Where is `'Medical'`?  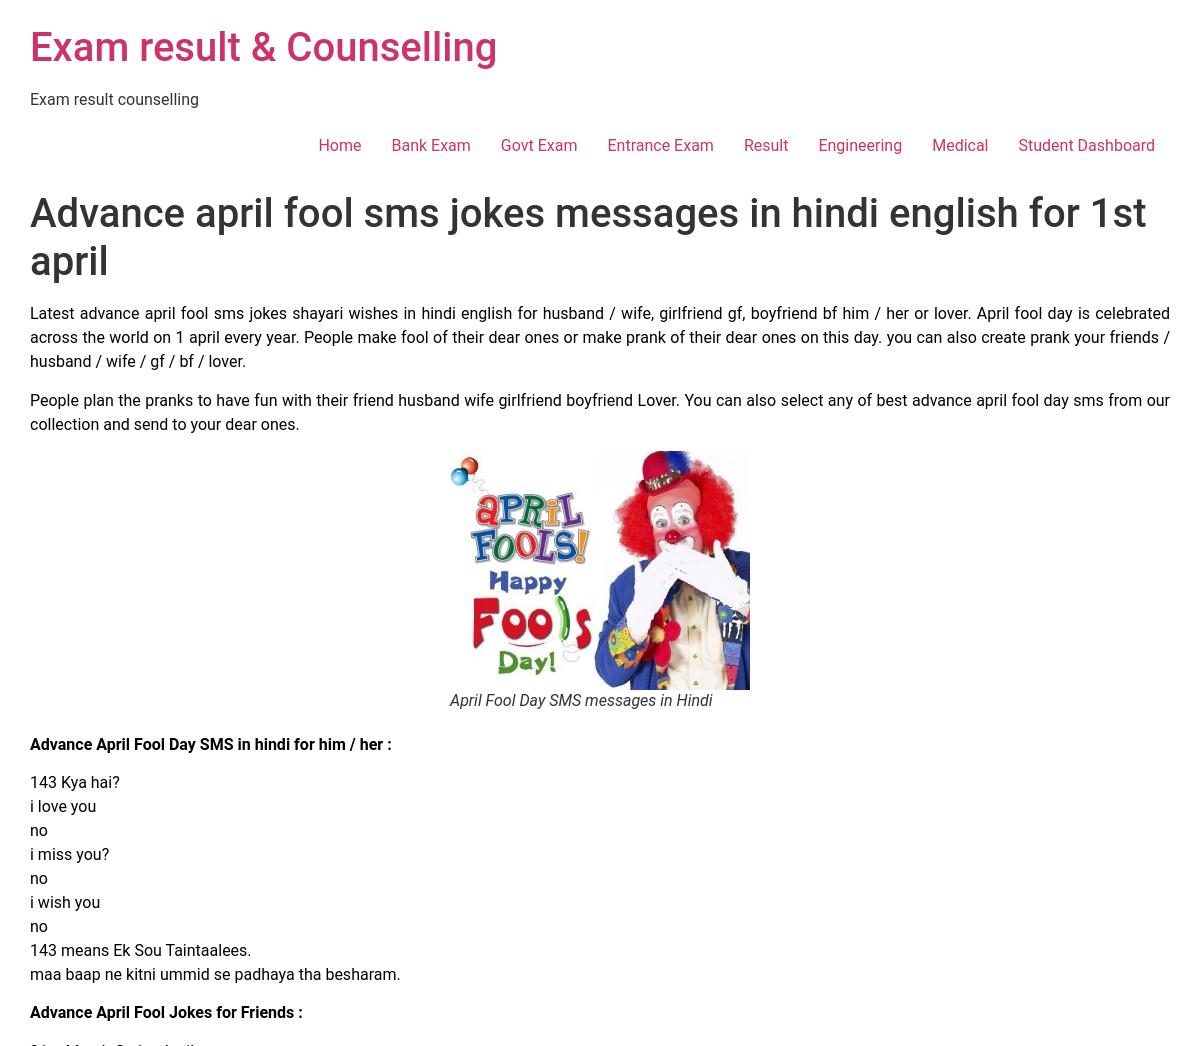 'Medical' is located at coordinates (960, 144).